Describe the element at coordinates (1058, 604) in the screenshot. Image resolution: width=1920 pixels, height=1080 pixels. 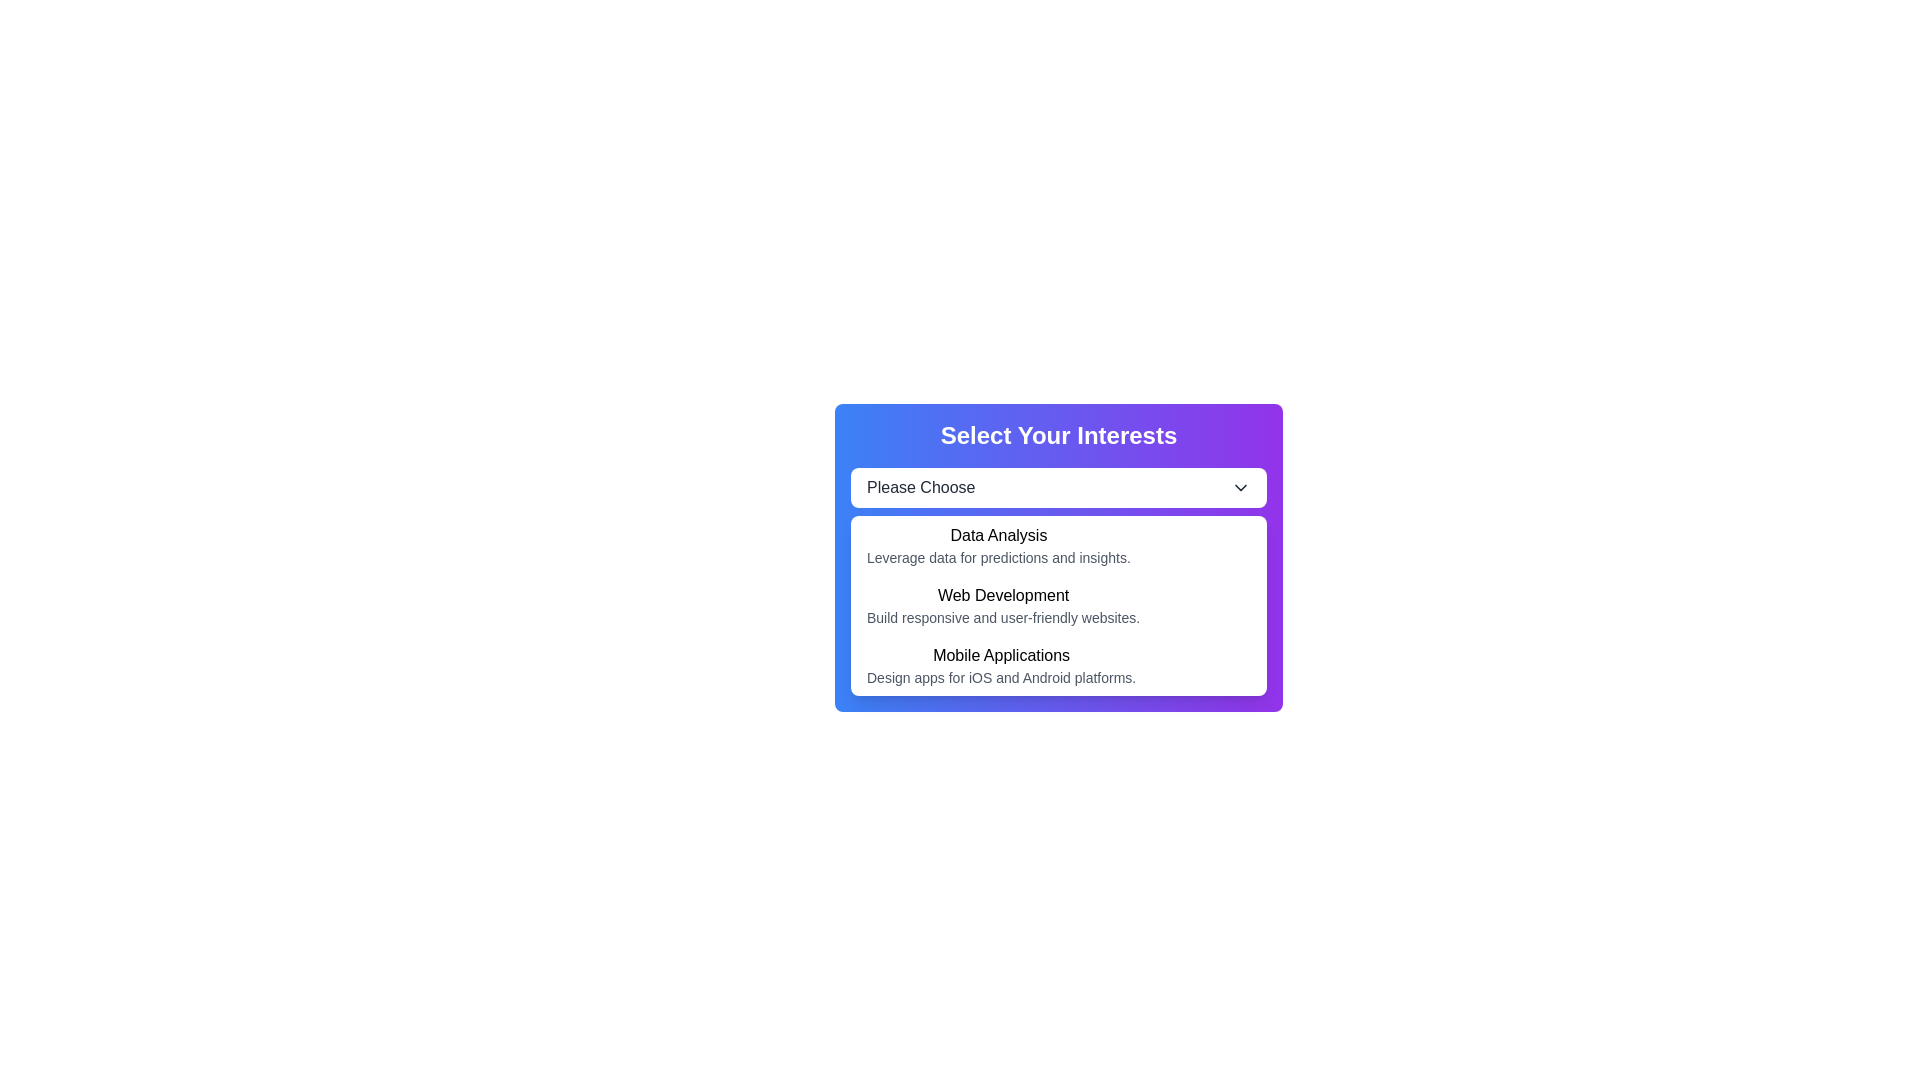
I see `the second selectable item in the dropdown list labeled 'Select Your Interests' to indicate interest in web development` at that location.